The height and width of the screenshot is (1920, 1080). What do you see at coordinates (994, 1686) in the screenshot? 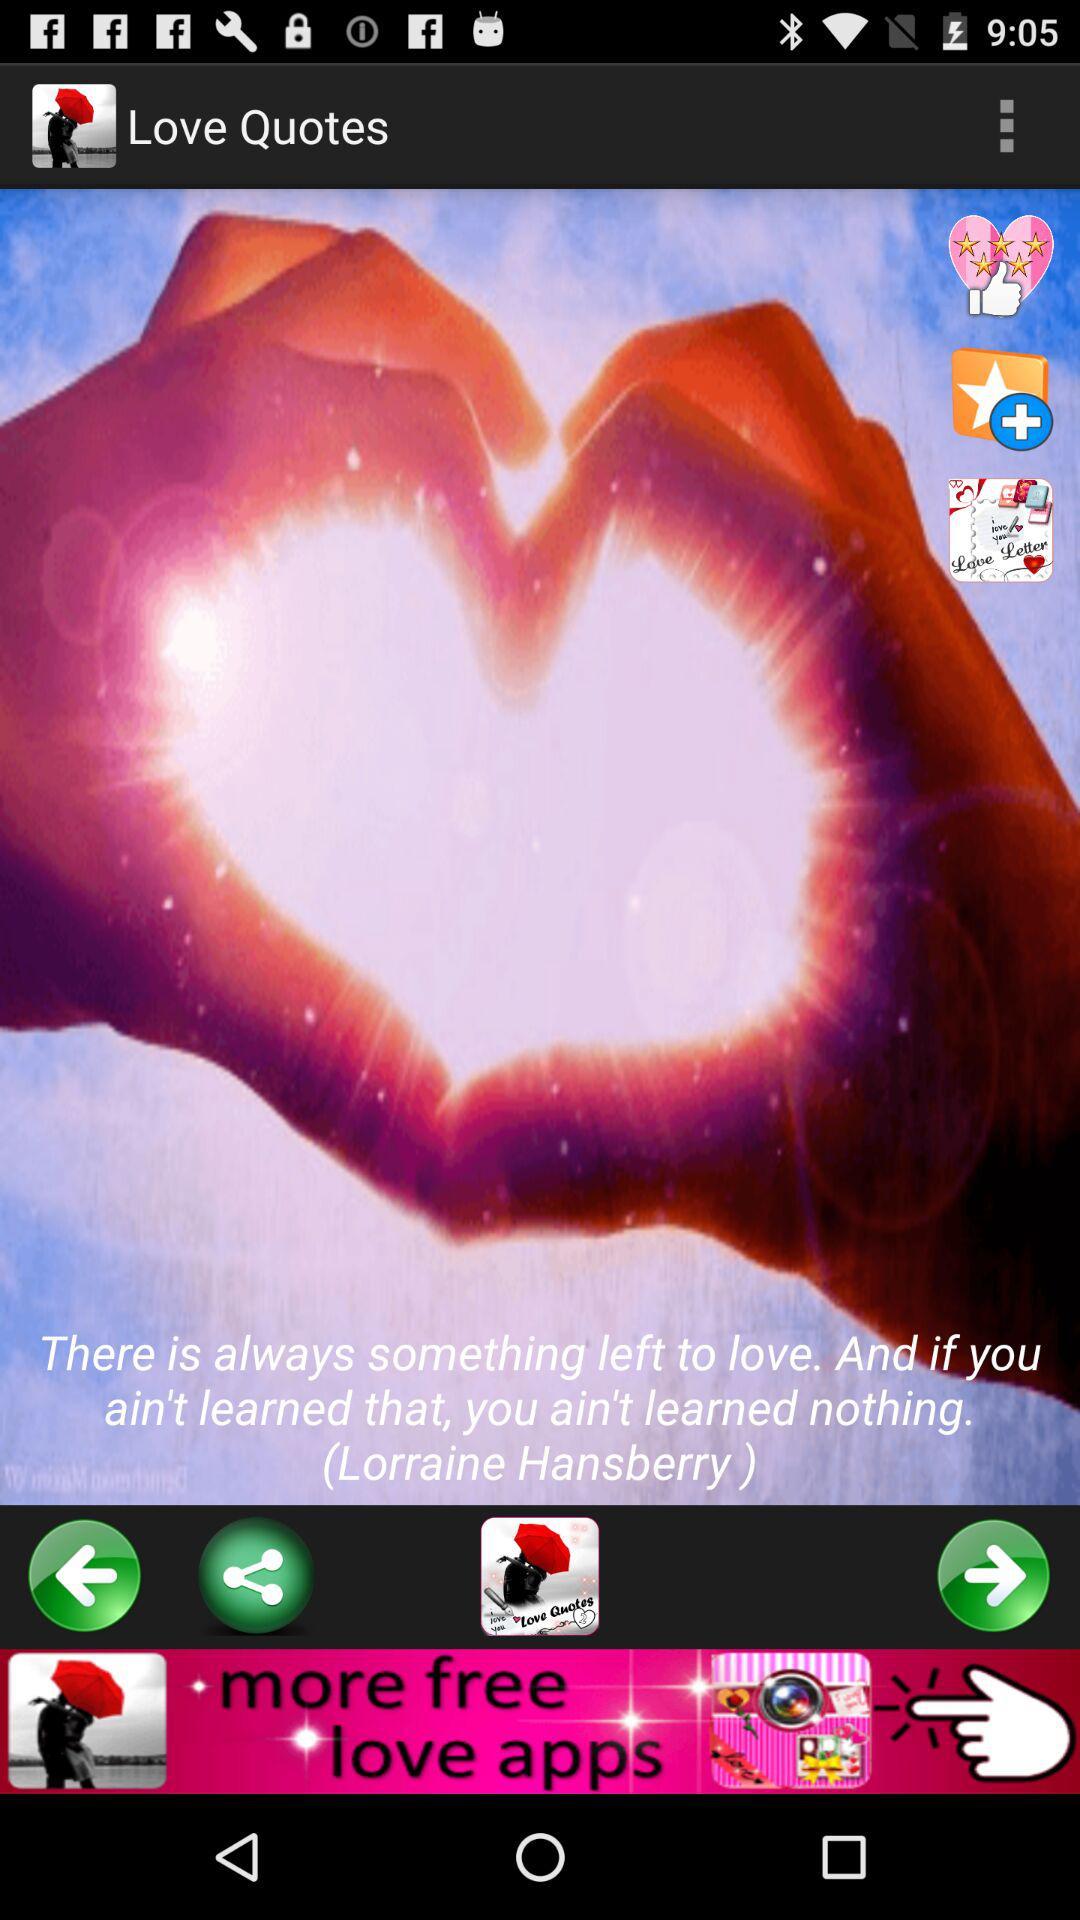
I see `the arrow_forward icon` at bounding box center [994, 1686].